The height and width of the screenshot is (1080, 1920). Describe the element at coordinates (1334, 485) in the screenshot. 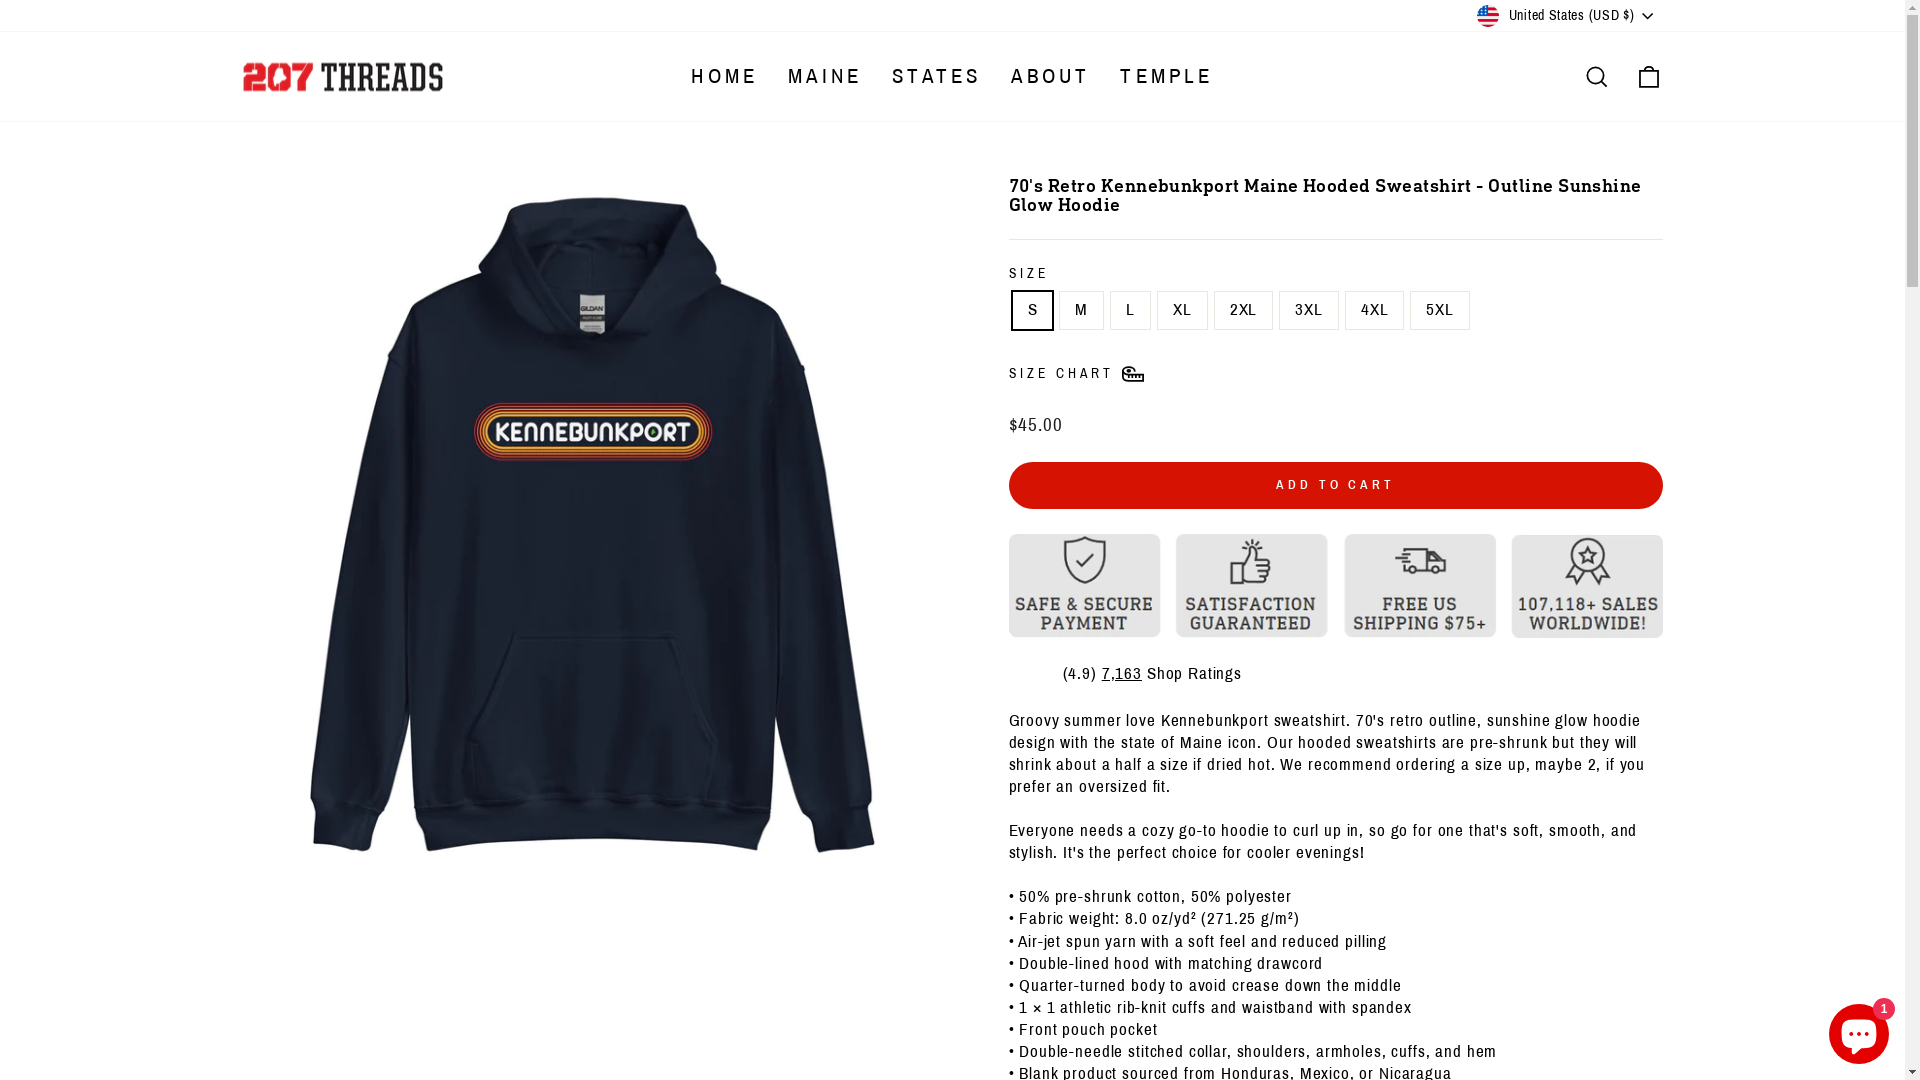

I see `'ADD TO CART'` at that location.